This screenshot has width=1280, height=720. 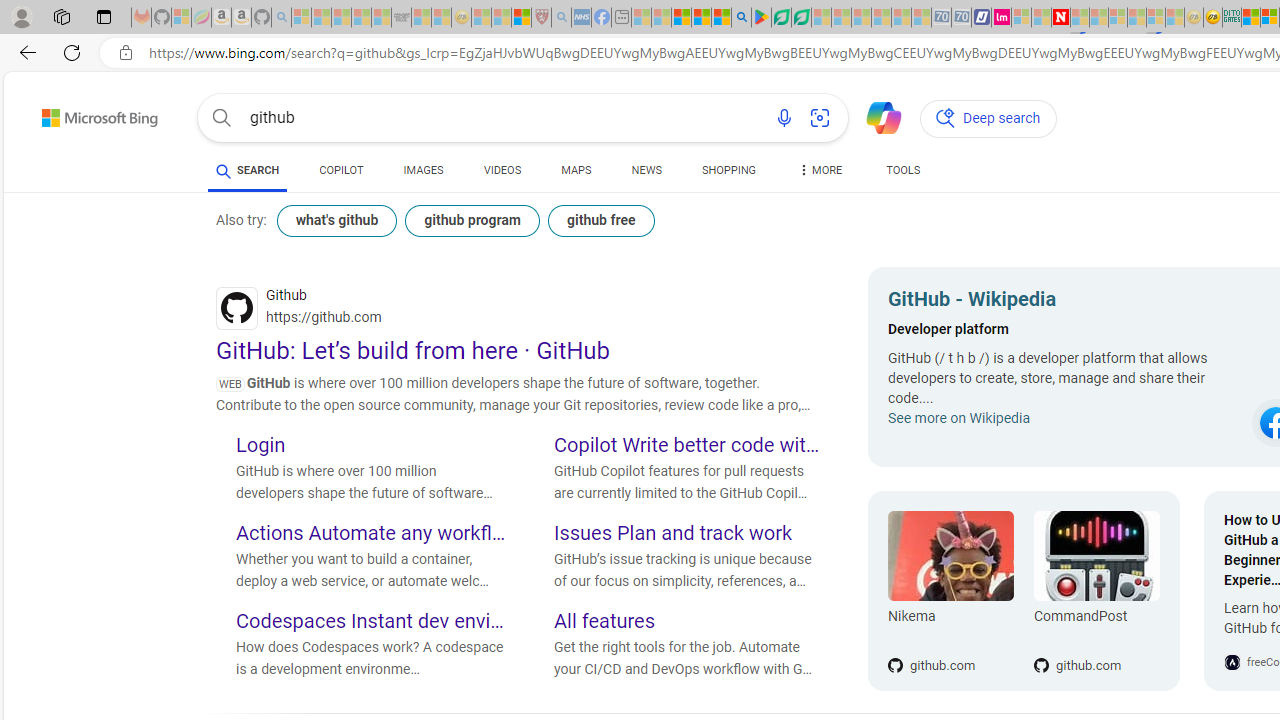 What do you see at coordinates (246, 170) in the screenshot?
I see `'SEARCH'` at bounding box center [246, 170].